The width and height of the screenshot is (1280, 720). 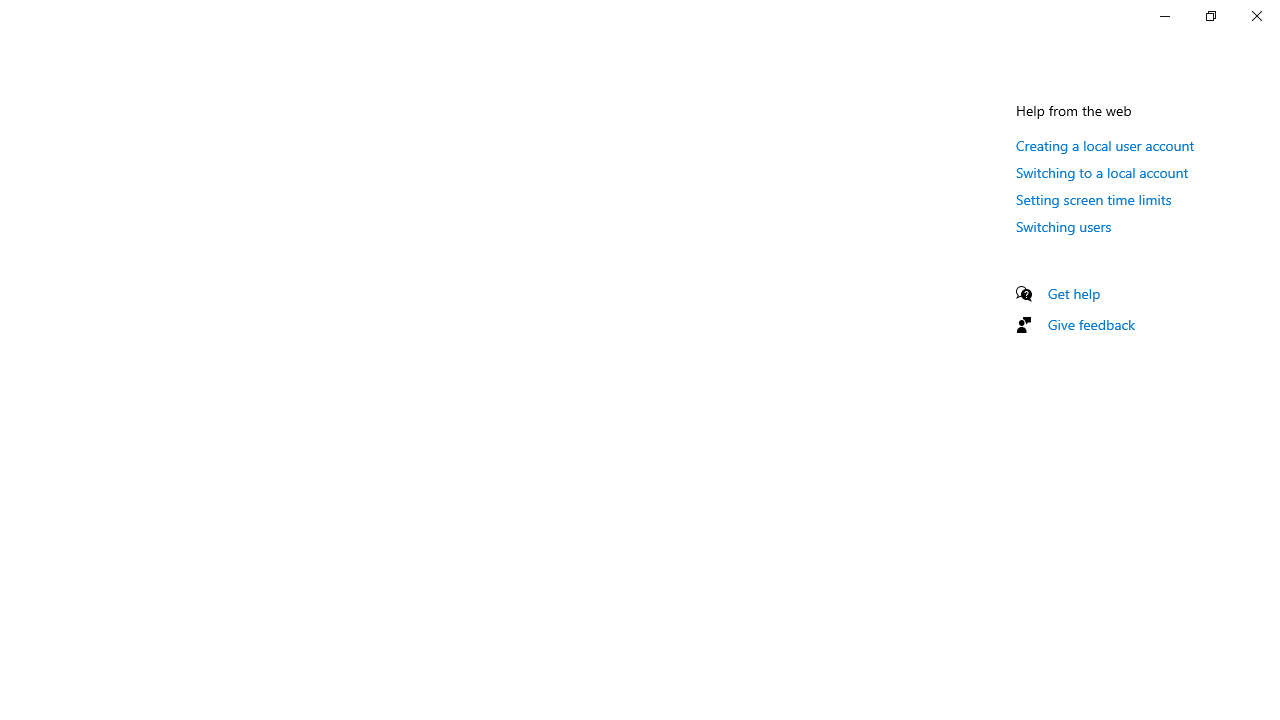 What do you see at coordinates (1090, 323) in the screenshot?
I see `'Give feedback'` at bounding box center [1090, 323].